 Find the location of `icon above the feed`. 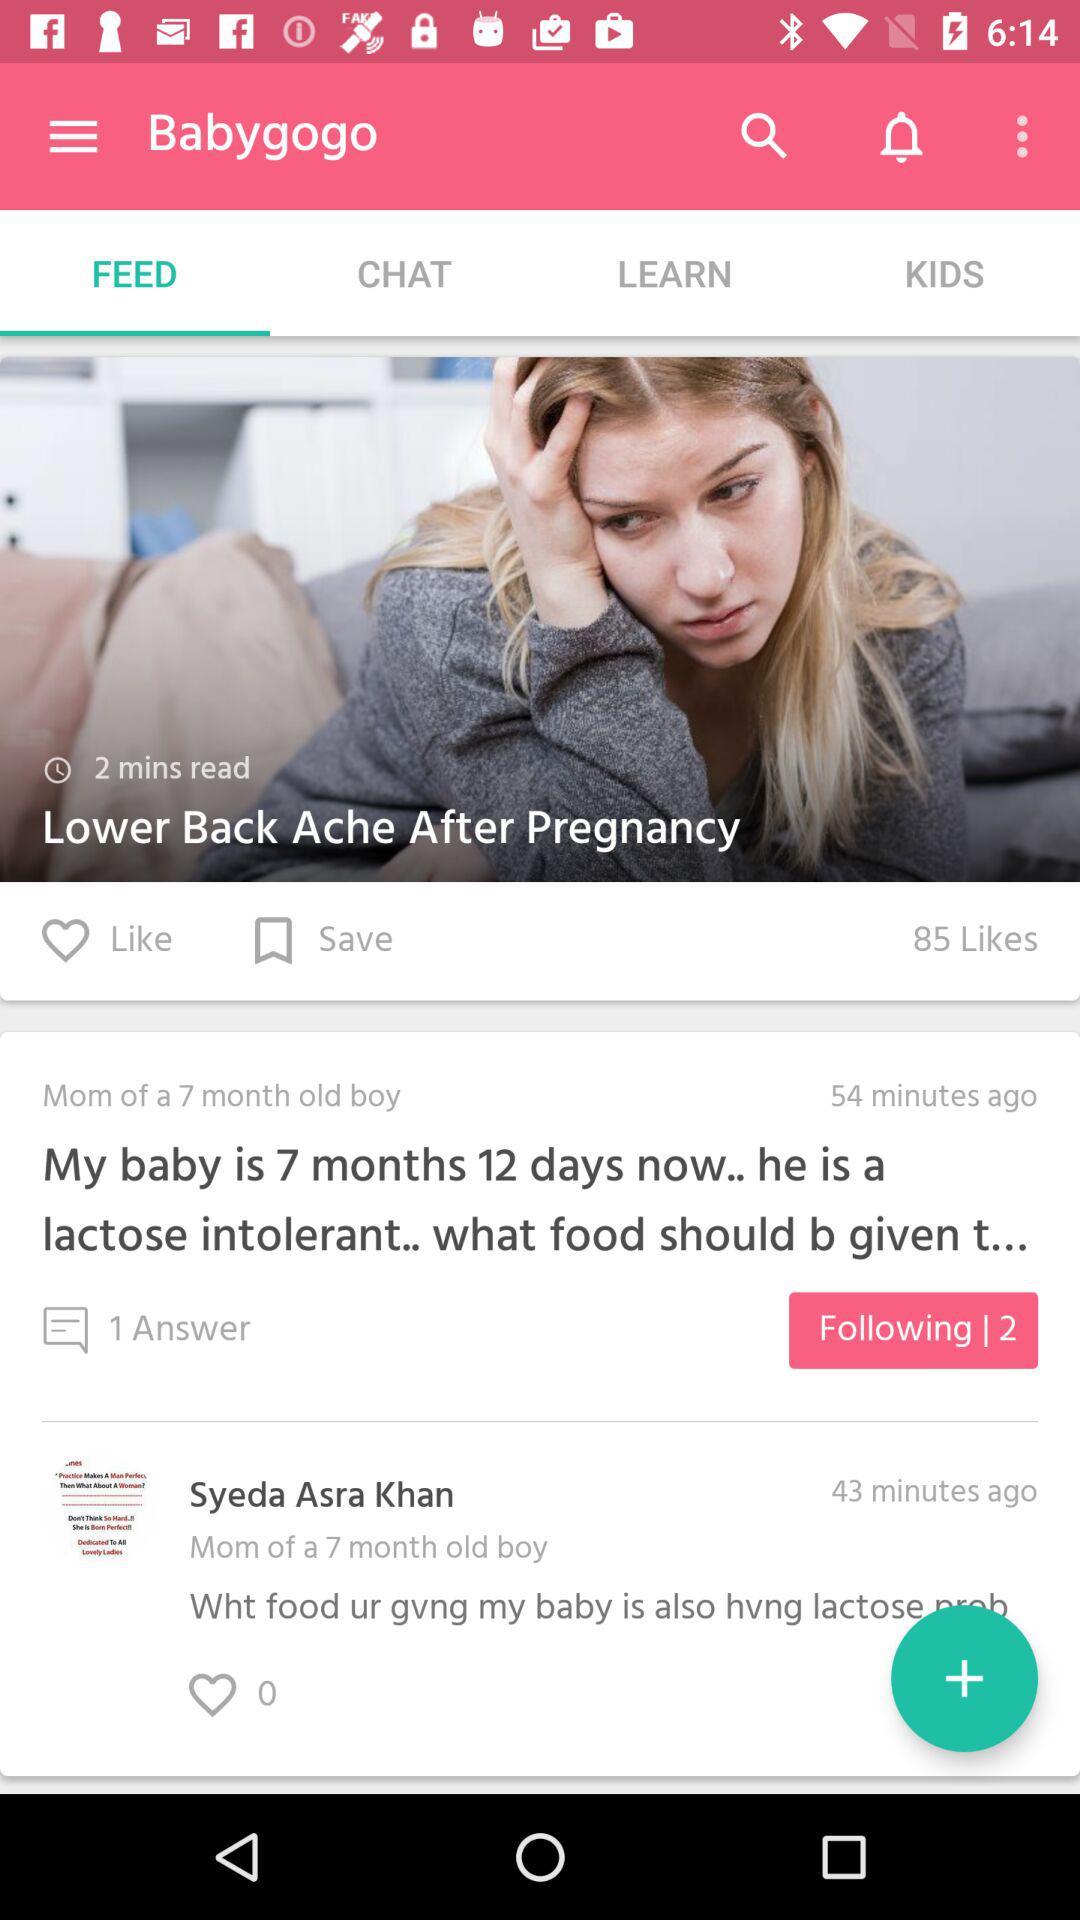

icon above the feed is located at coordinates (72, 135).